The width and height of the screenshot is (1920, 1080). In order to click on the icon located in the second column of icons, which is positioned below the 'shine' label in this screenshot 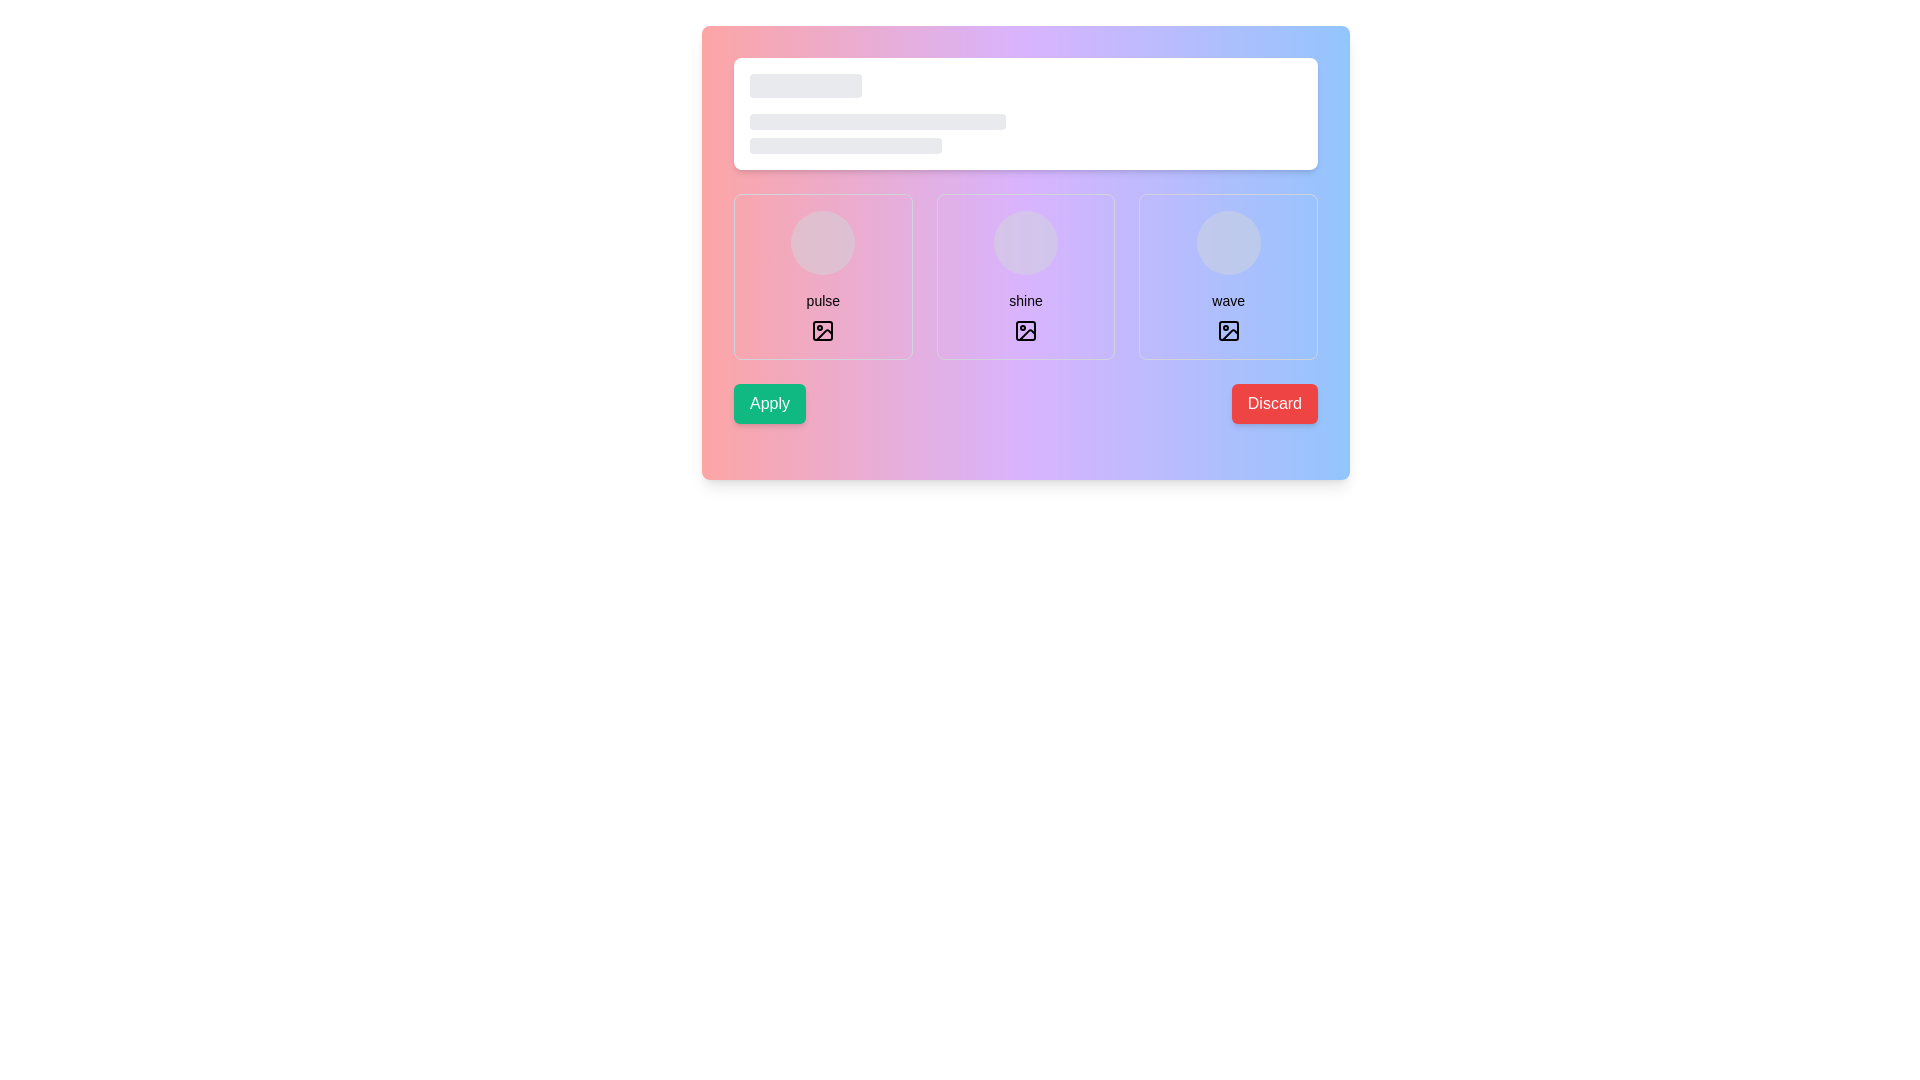, I will do `click(1027, 334)`.